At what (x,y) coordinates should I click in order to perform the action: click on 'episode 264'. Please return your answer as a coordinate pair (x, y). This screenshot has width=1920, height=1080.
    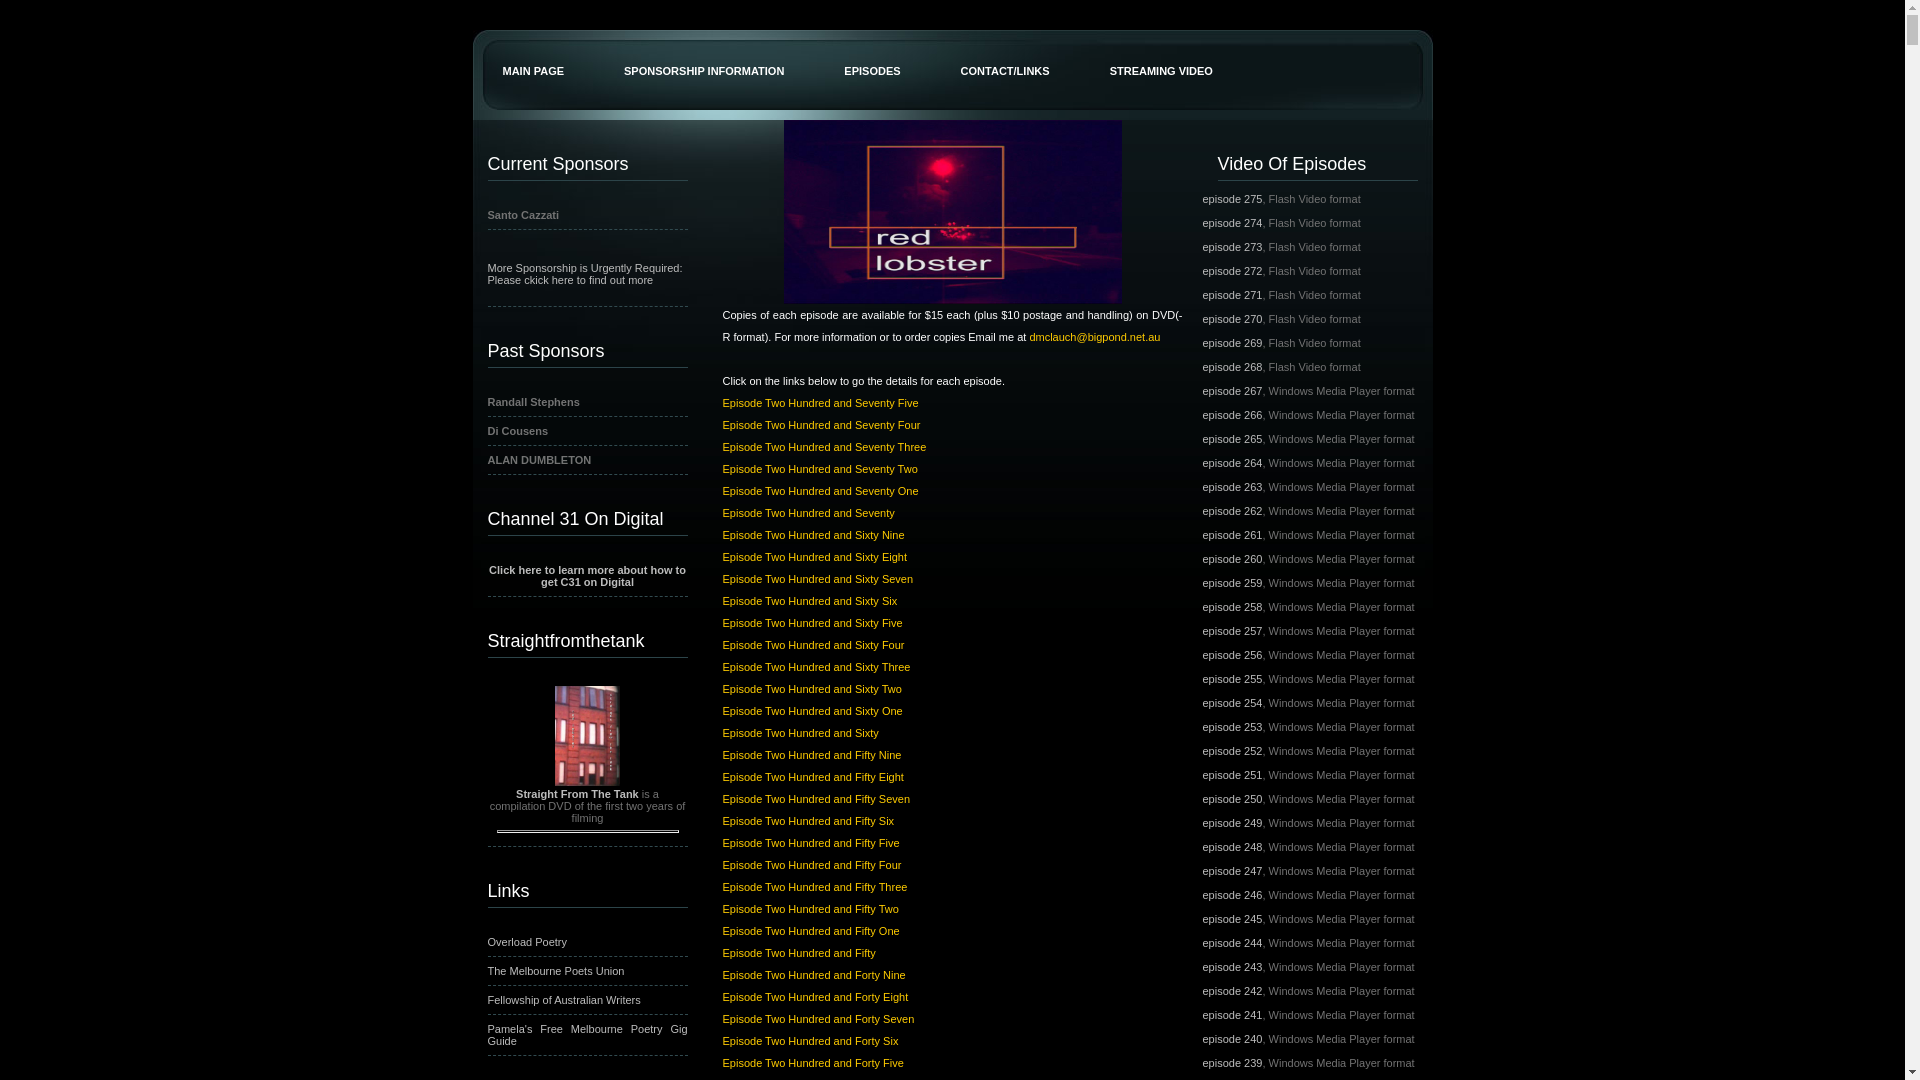
    Looking at the image, I should click on (1231, 462).